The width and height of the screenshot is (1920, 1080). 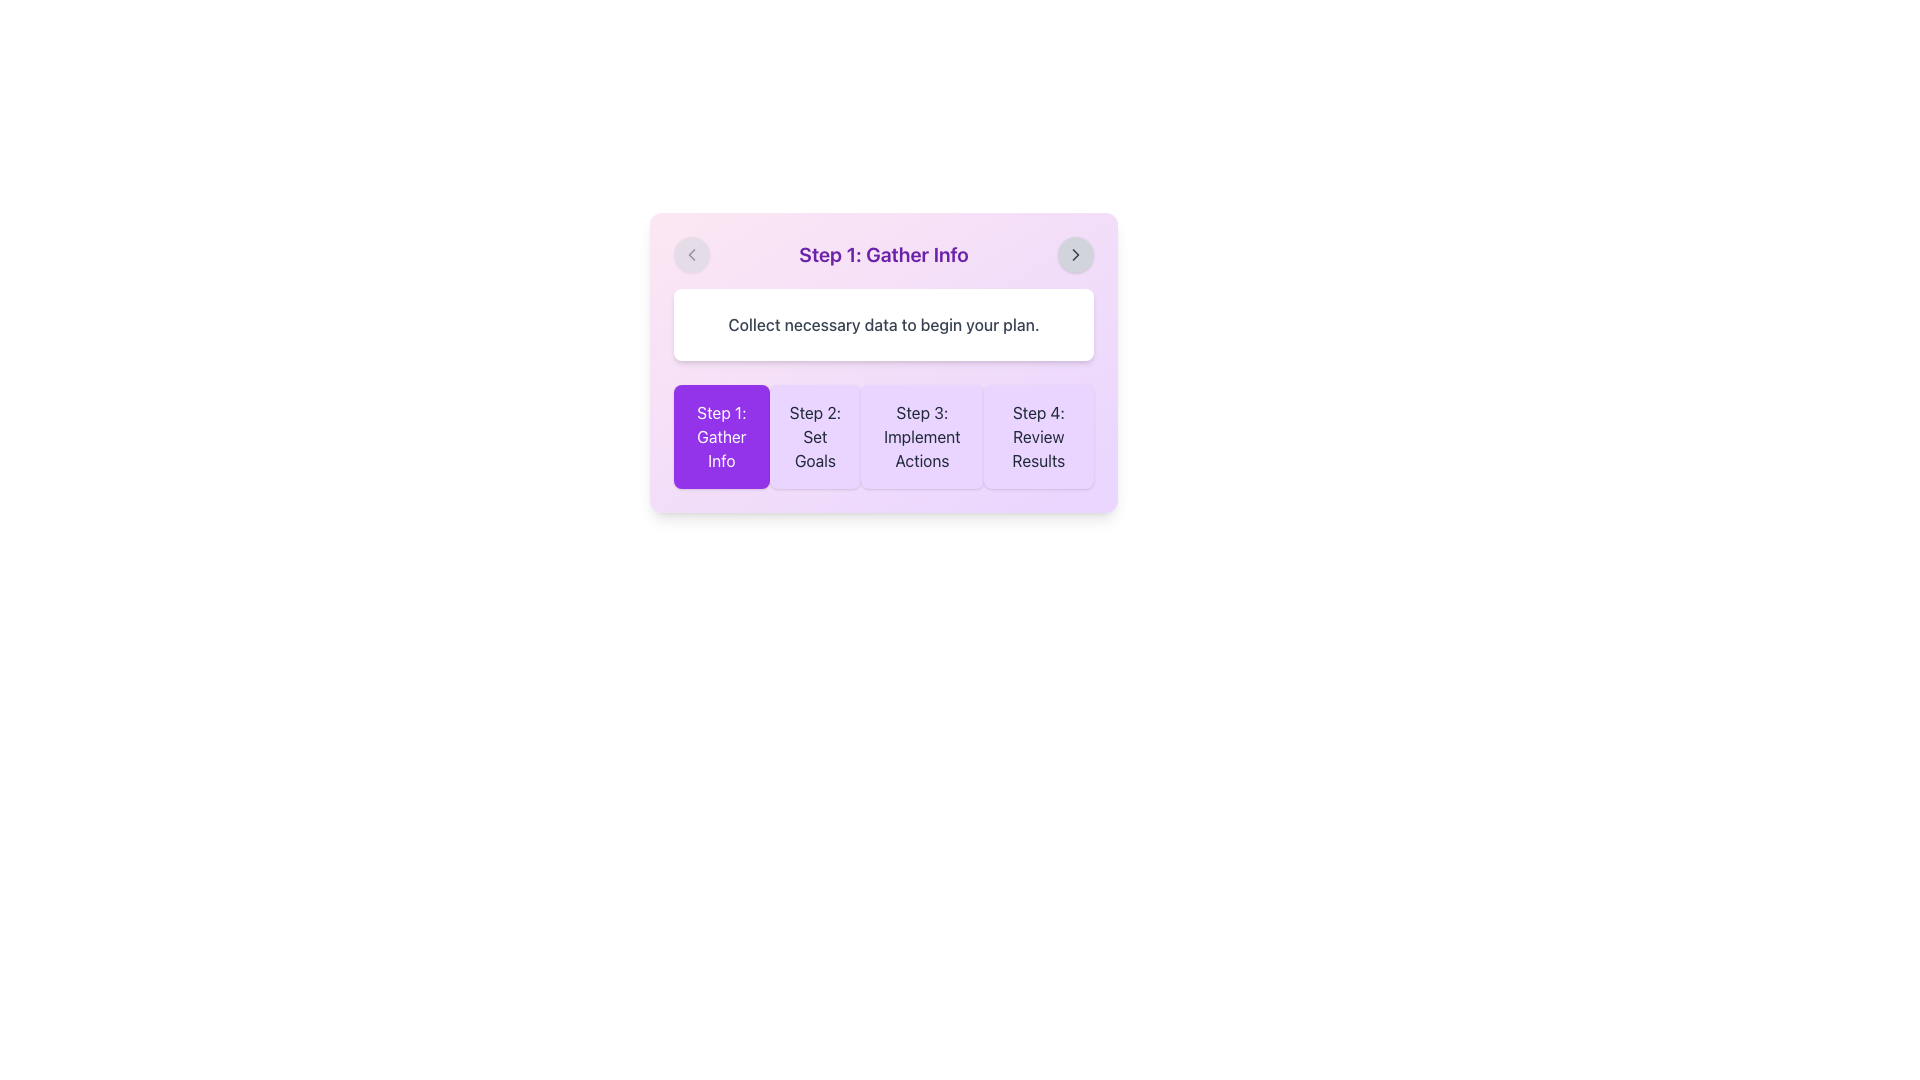 I want to click on the circular button containing the right-pointing chevron icon, so click(x=1074, y=253).